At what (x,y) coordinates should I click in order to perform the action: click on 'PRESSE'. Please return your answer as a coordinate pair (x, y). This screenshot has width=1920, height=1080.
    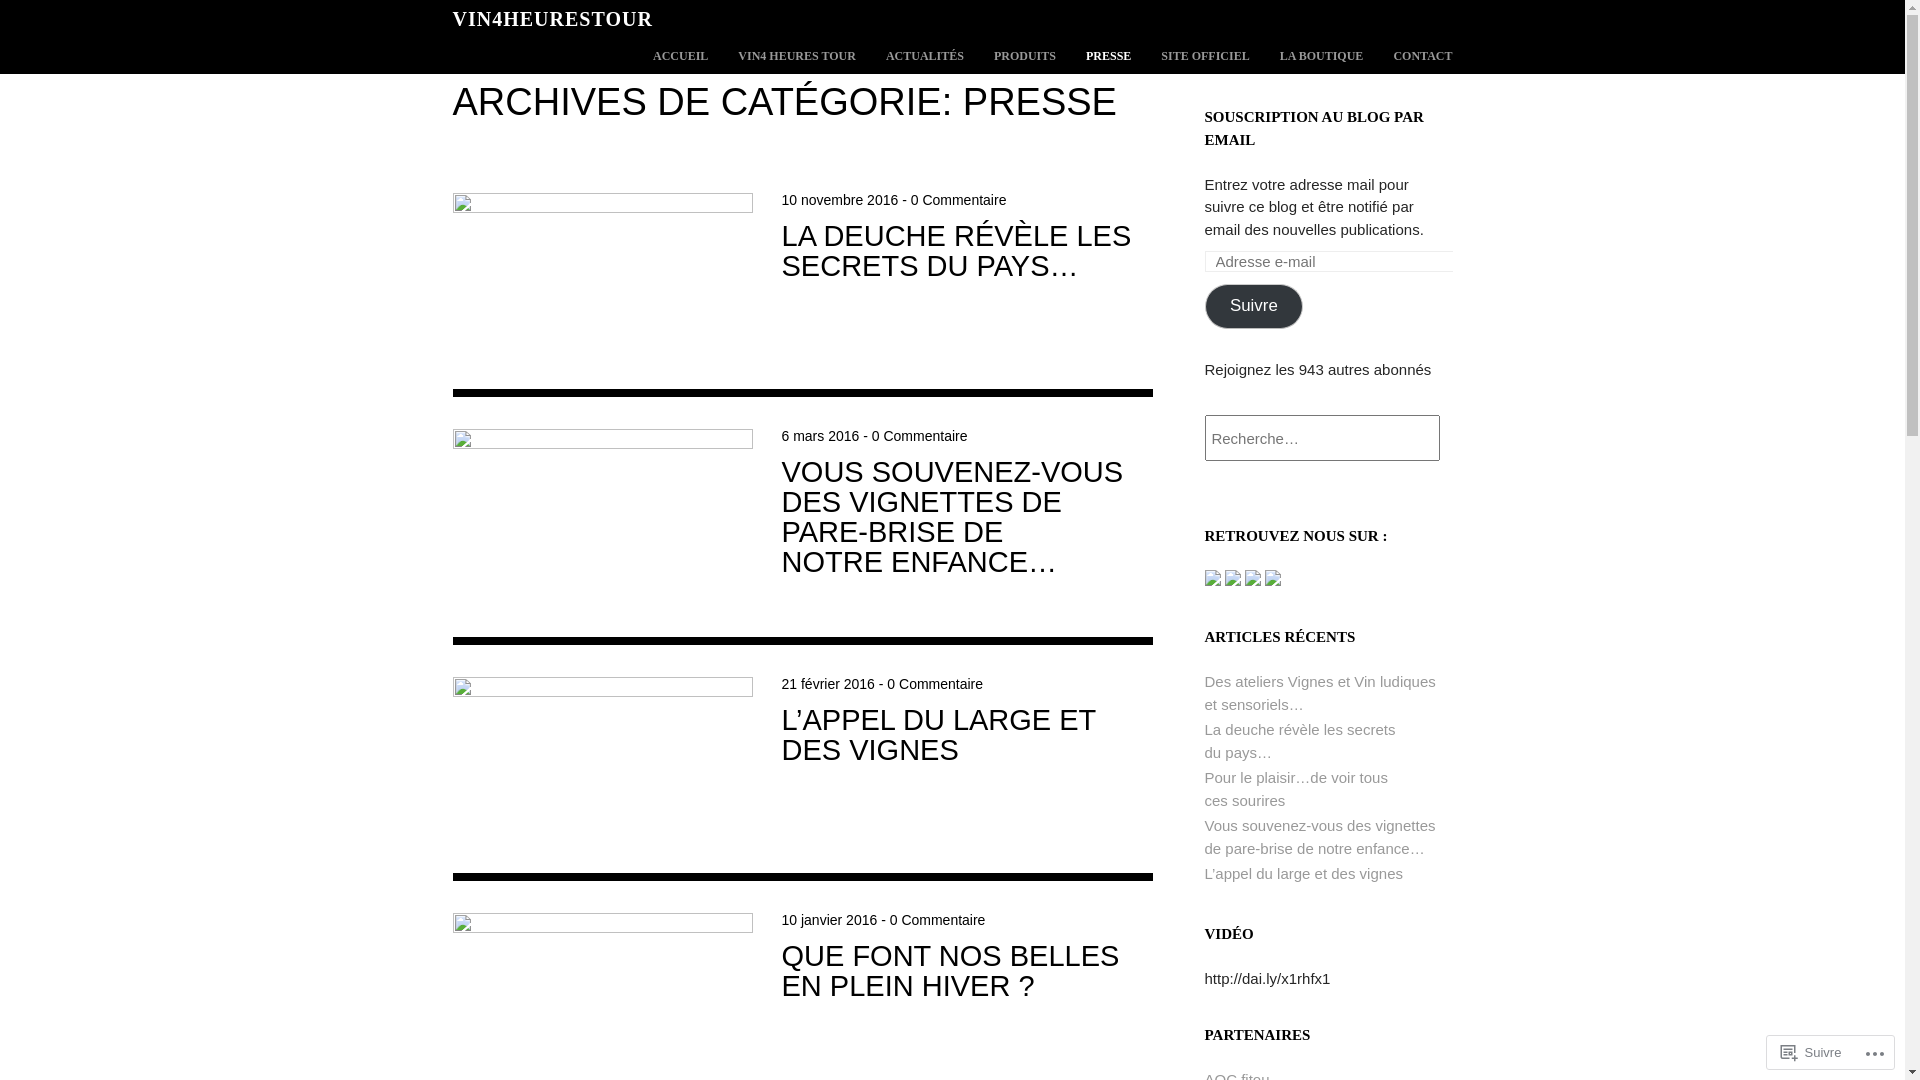
    Looking at the image, I should click on (1107, 55).